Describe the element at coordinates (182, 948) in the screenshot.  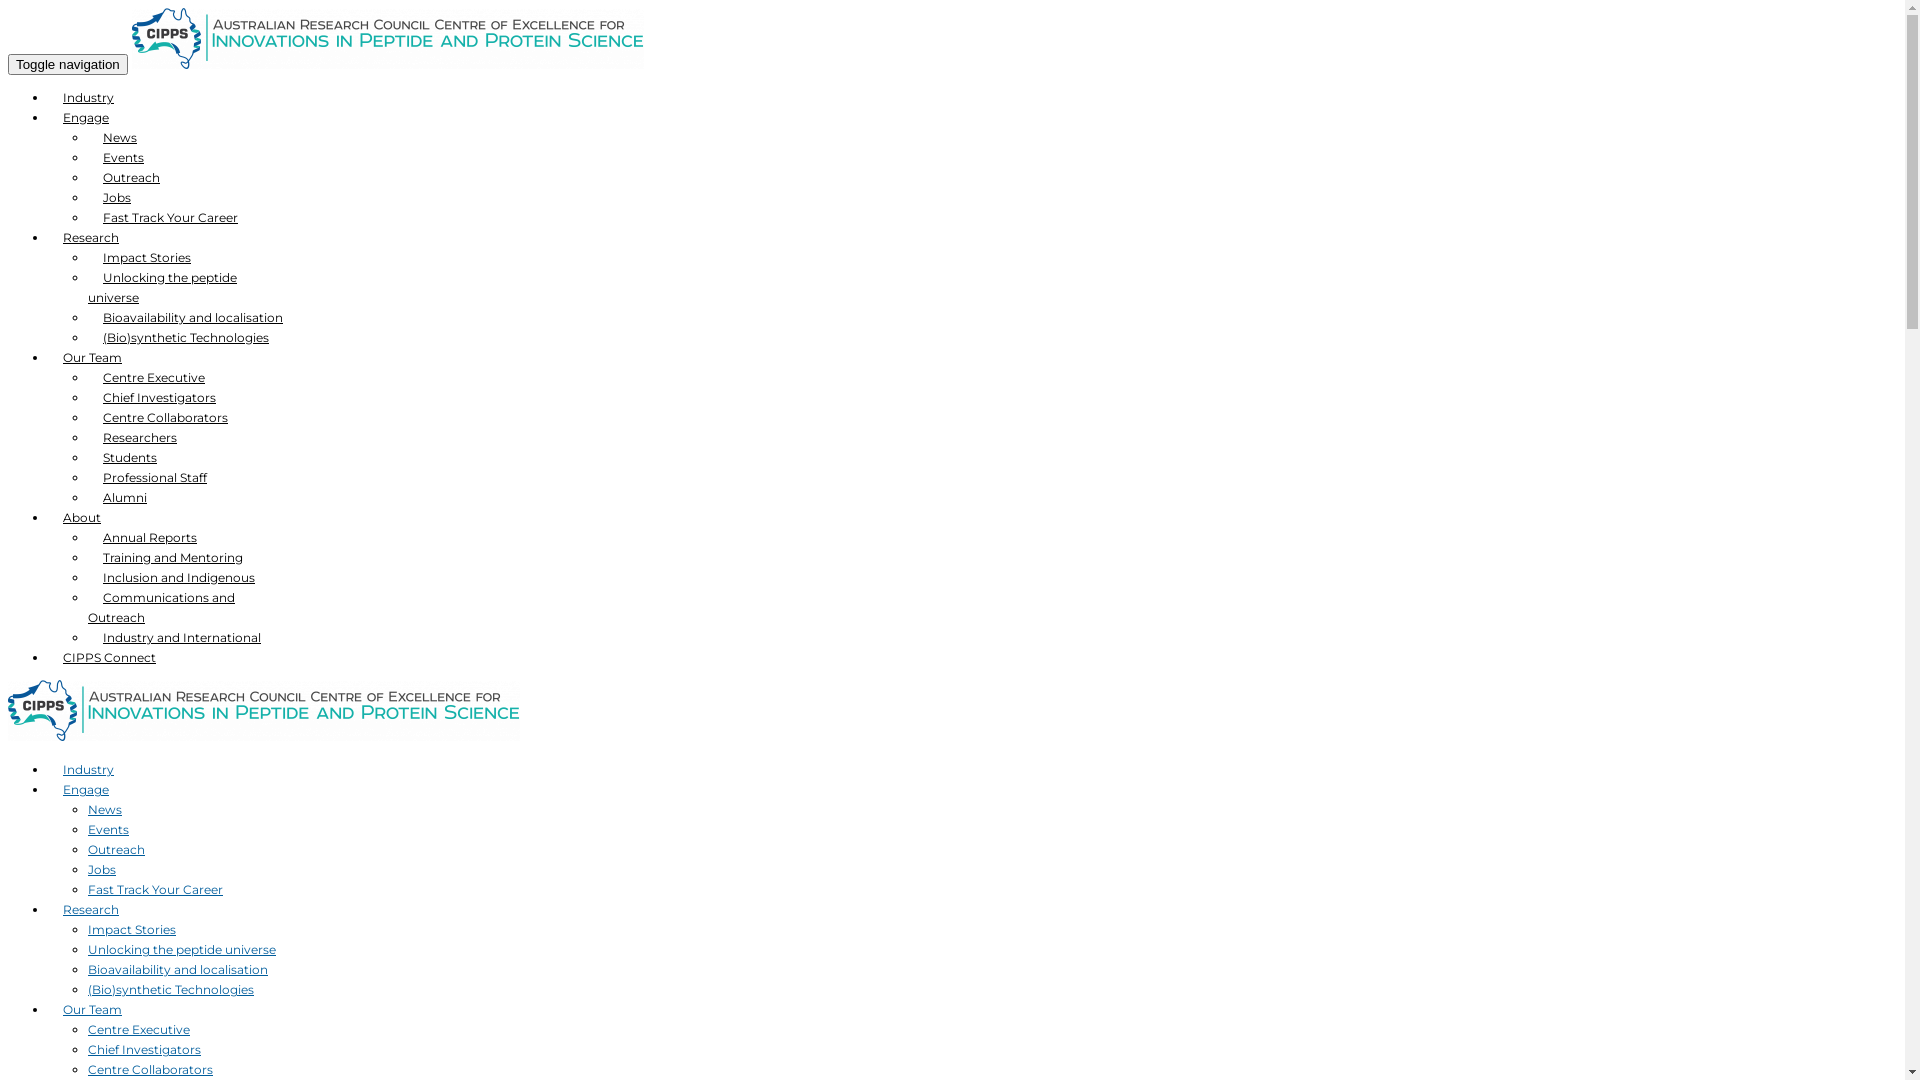
I see `'Unlocking the peptide universe'` at that location.